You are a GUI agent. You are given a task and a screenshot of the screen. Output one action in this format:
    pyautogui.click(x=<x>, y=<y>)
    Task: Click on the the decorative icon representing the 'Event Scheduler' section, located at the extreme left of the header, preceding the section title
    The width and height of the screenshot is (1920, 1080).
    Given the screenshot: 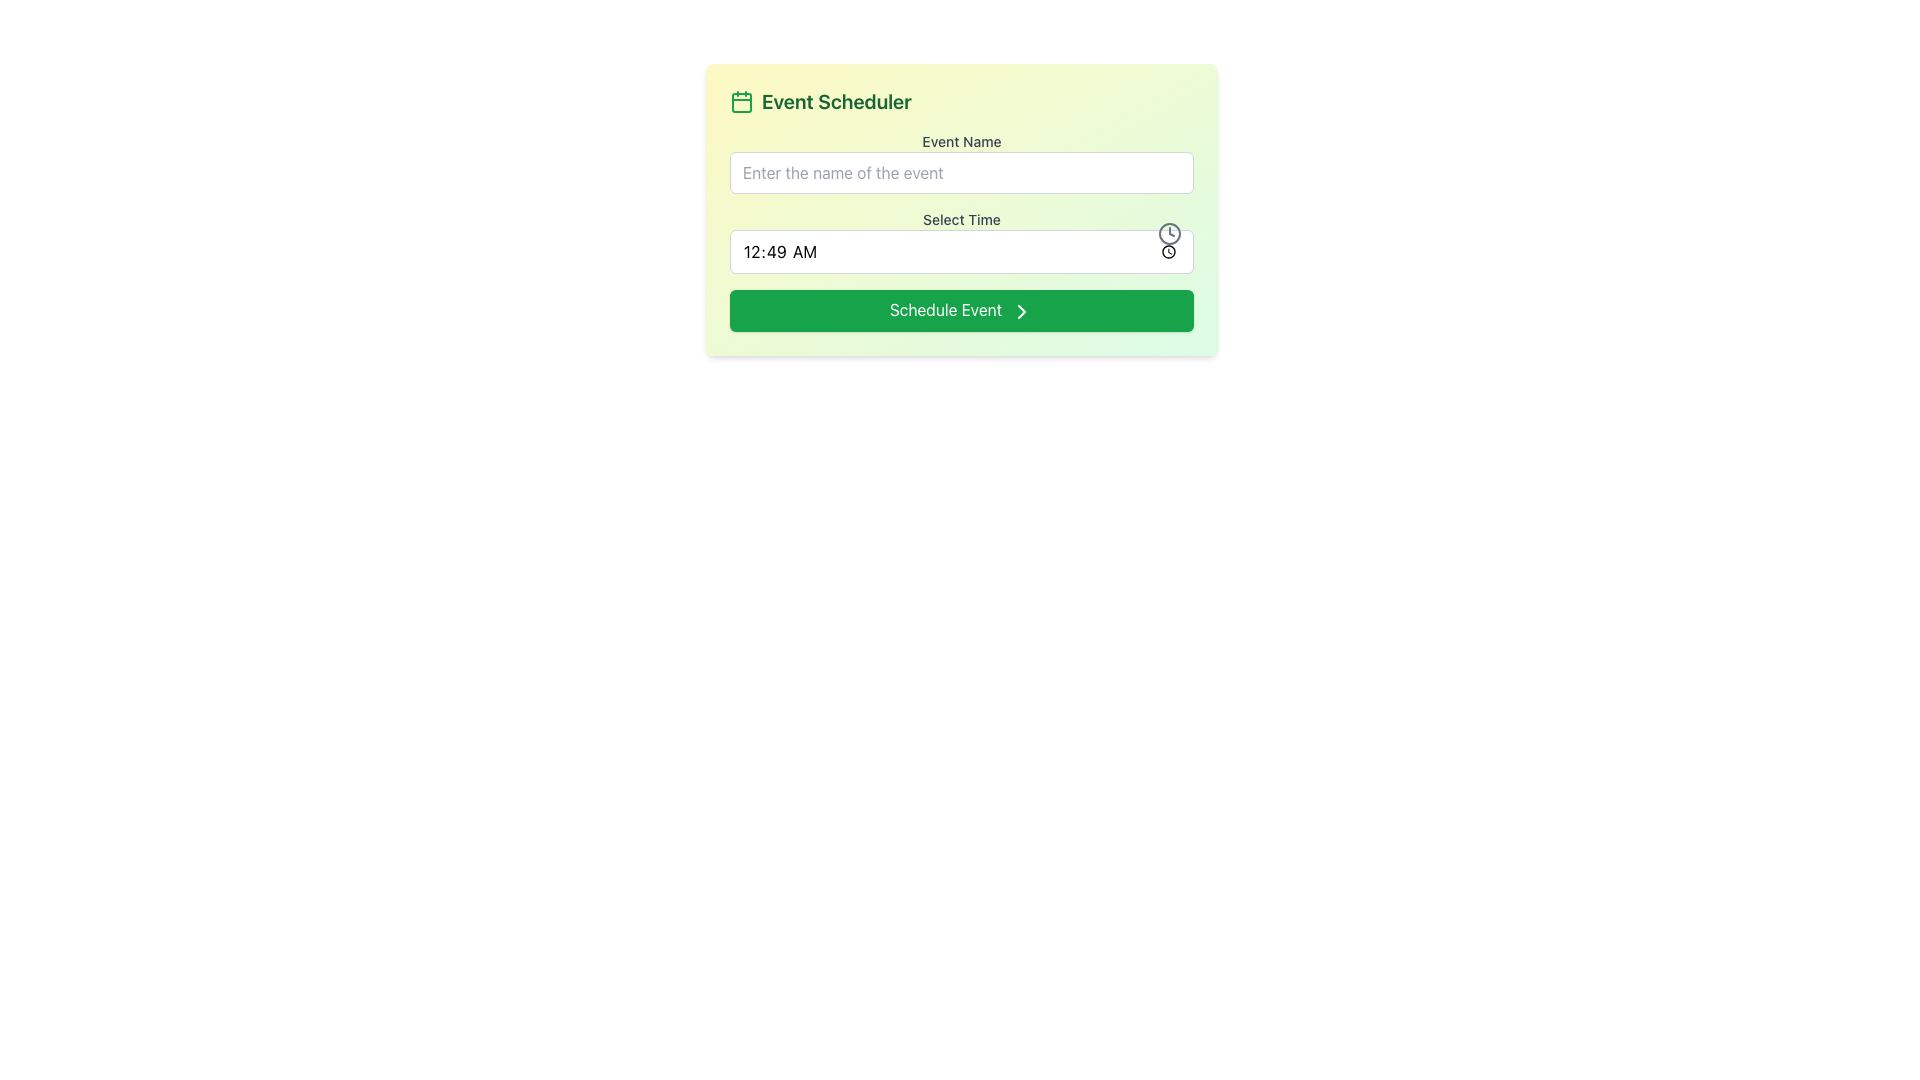 What is the action you would take?
    pyautogui.click(x=741, y=101)
    